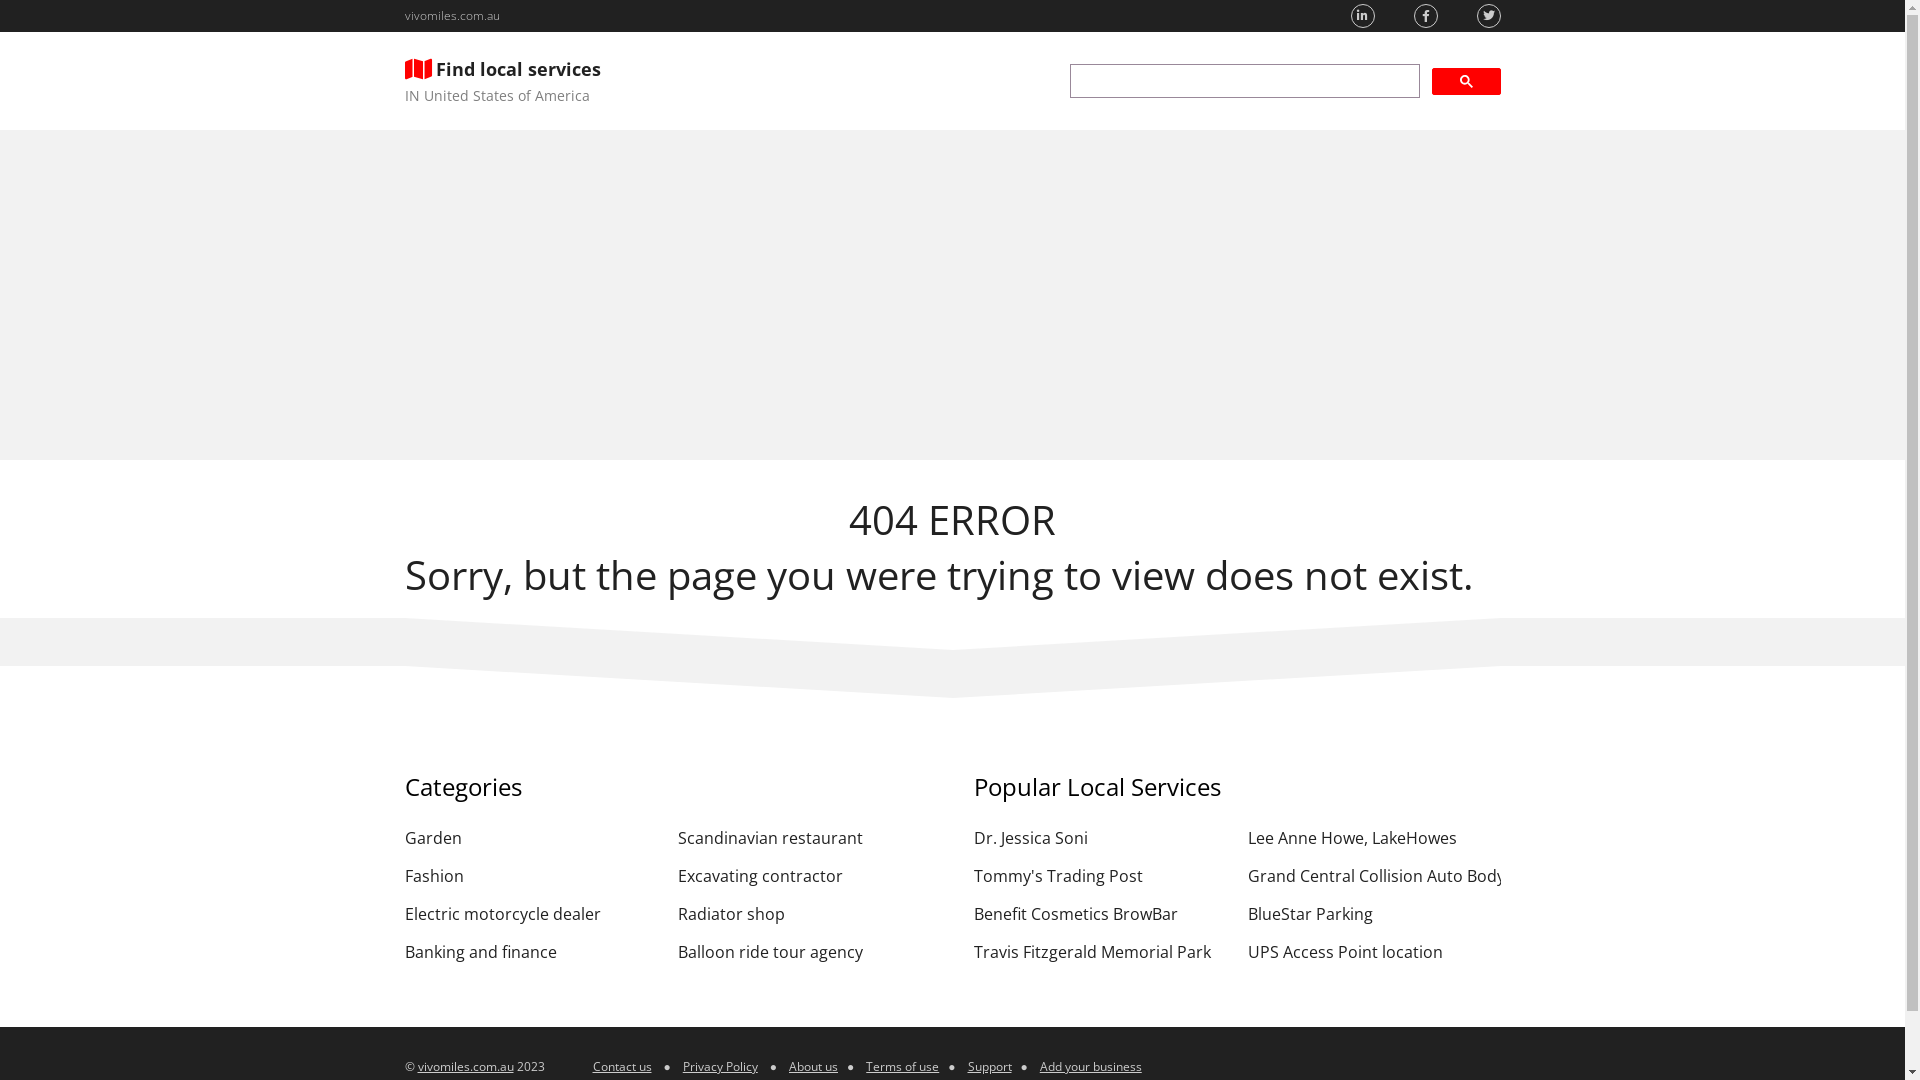 This screenshot has height=1080, width=1920. Describe the element at coordinates (1099, 837) in the screenshot. I see `'Dr. Jessica Soni'` at that location.